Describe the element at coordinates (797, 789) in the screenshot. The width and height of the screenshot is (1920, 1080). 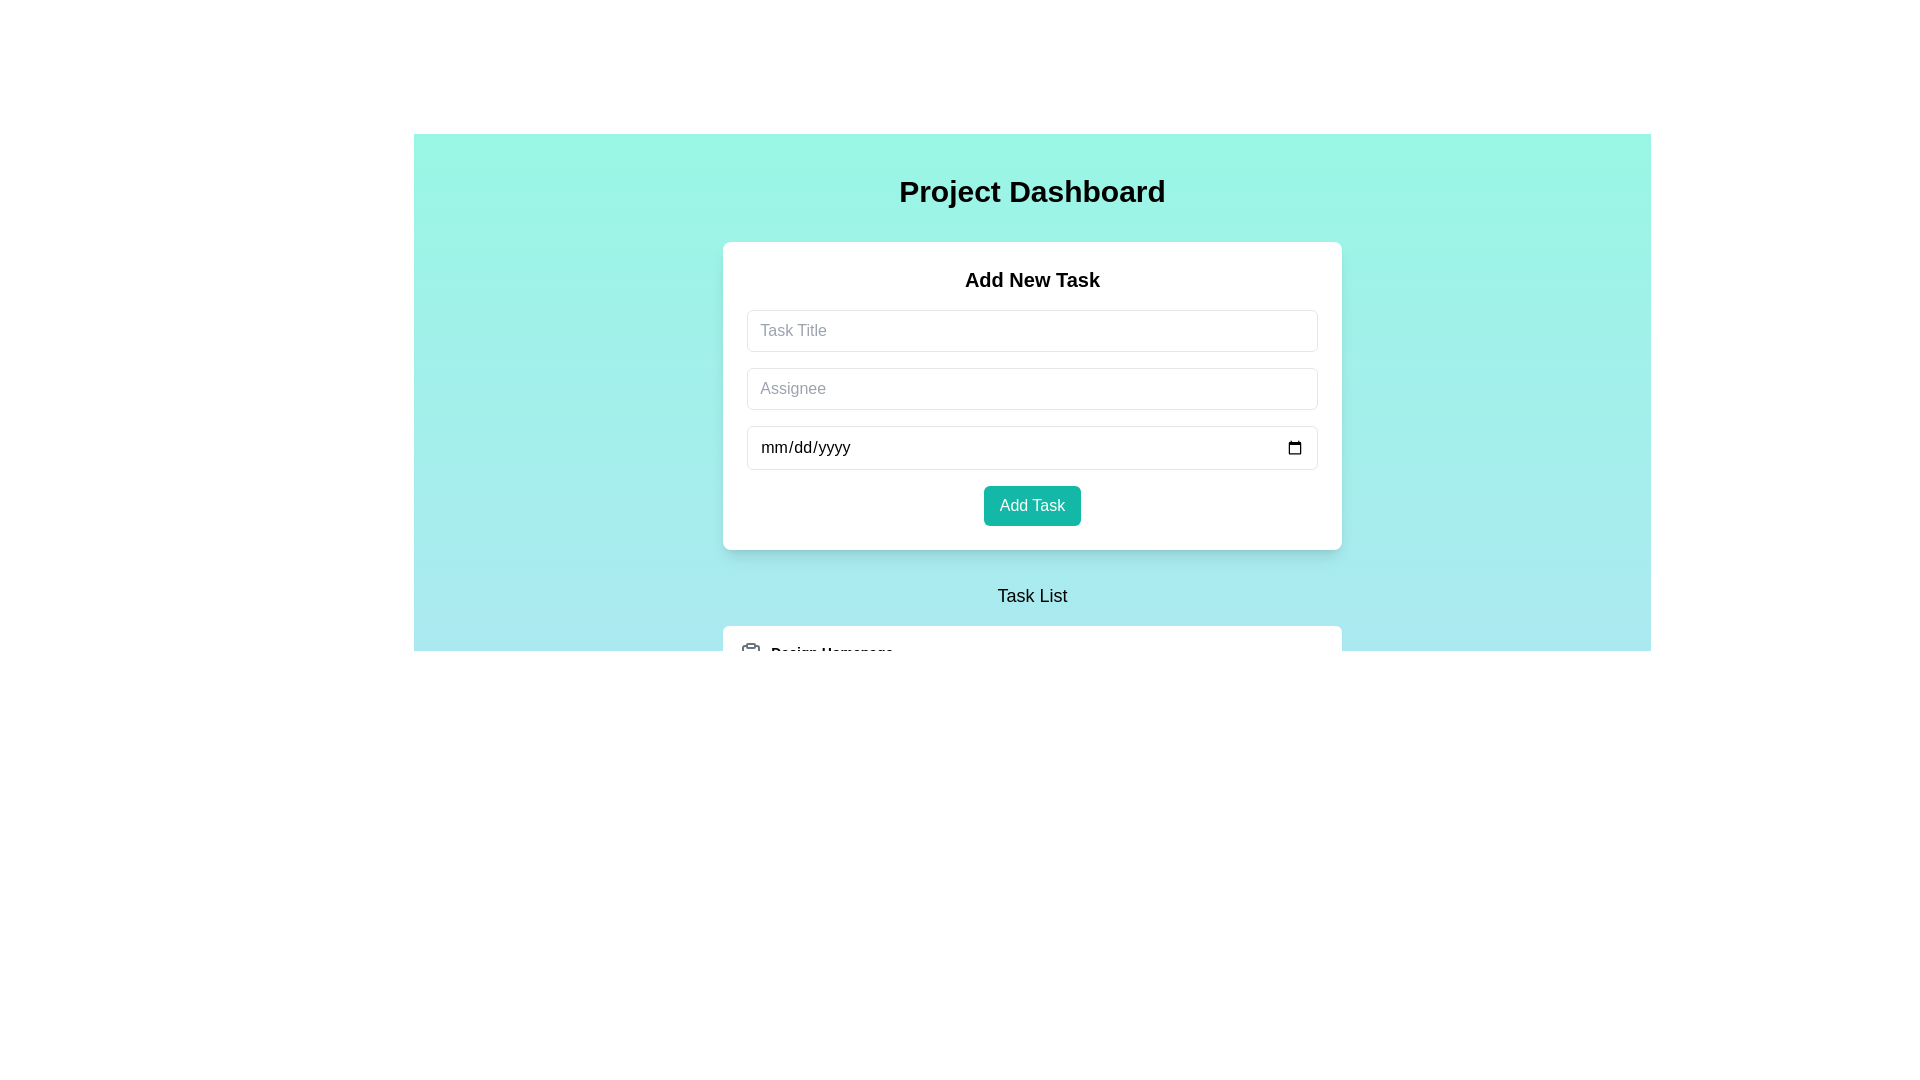
I see `the task title in the task display card` at that location.